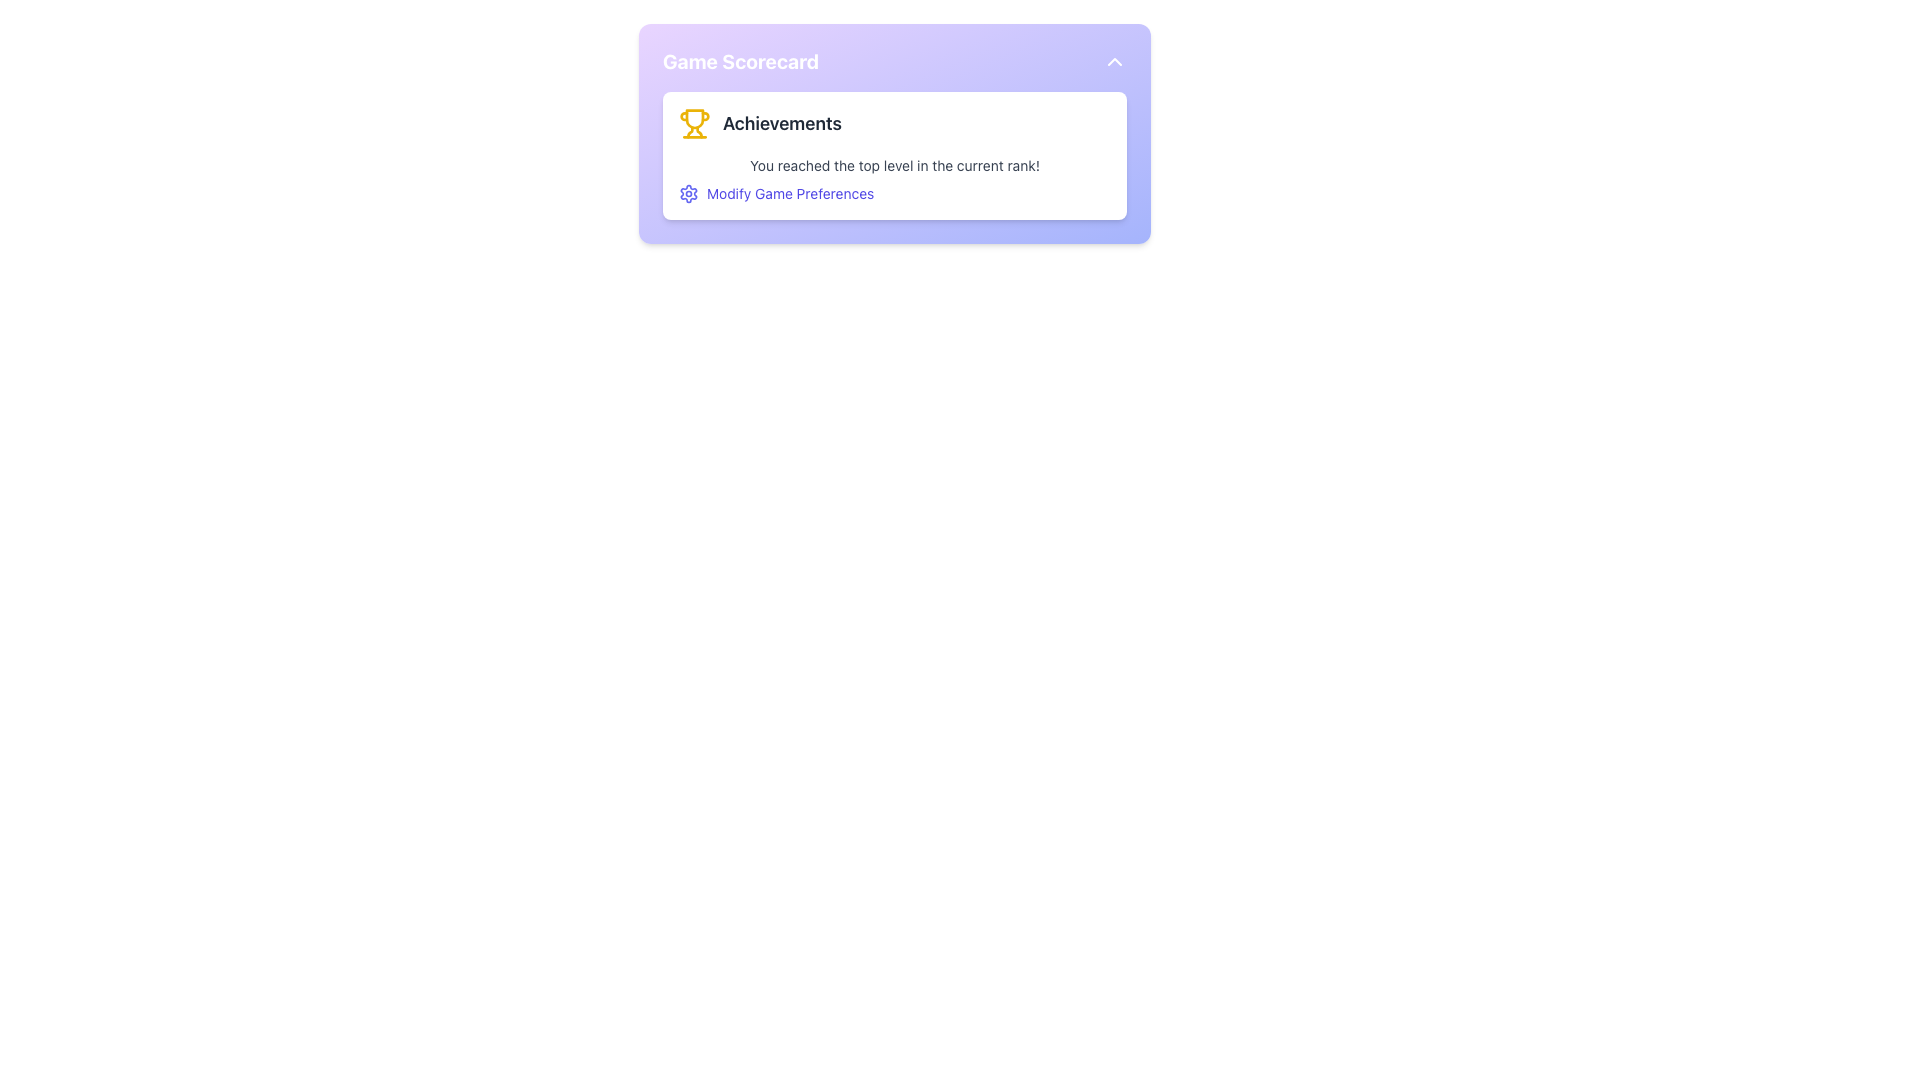  What do you see at coordinates (689, 193) in the screenshot?
I see `the cogwheel-shaped icon` at bounding box center [689, 193].